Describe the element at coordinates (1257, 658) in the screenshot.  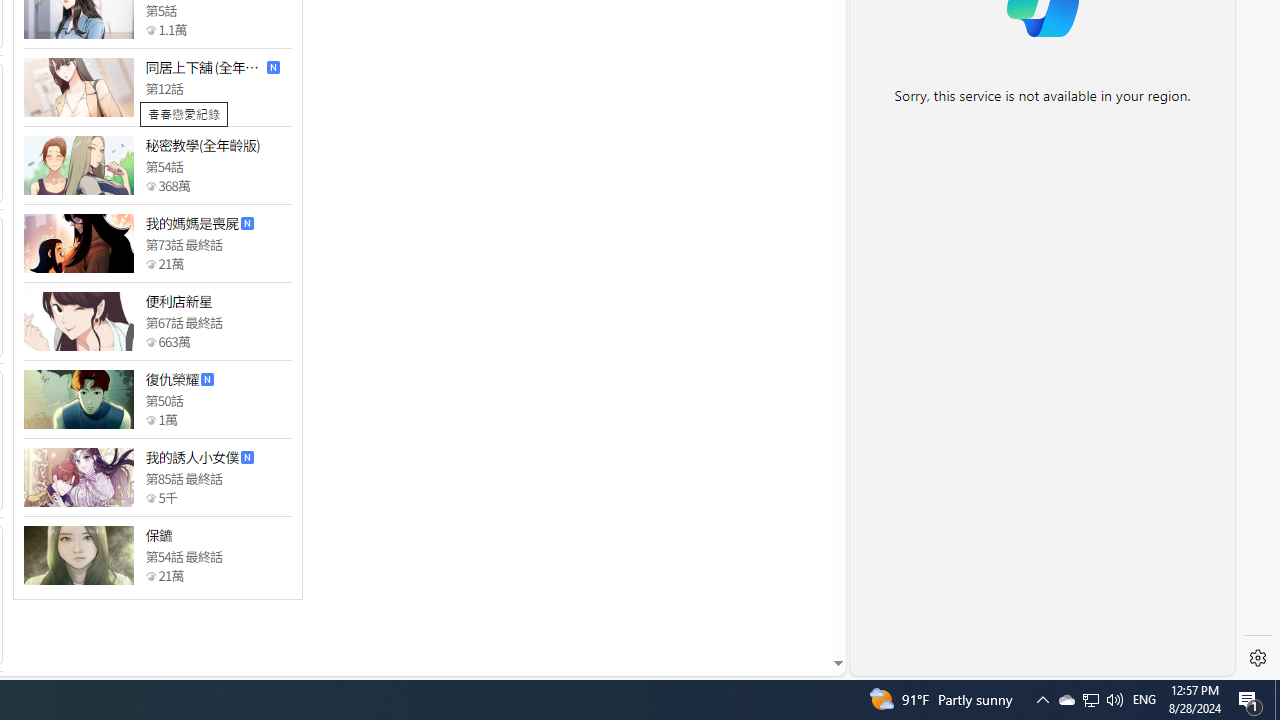
I see `'Settings'` at that location.